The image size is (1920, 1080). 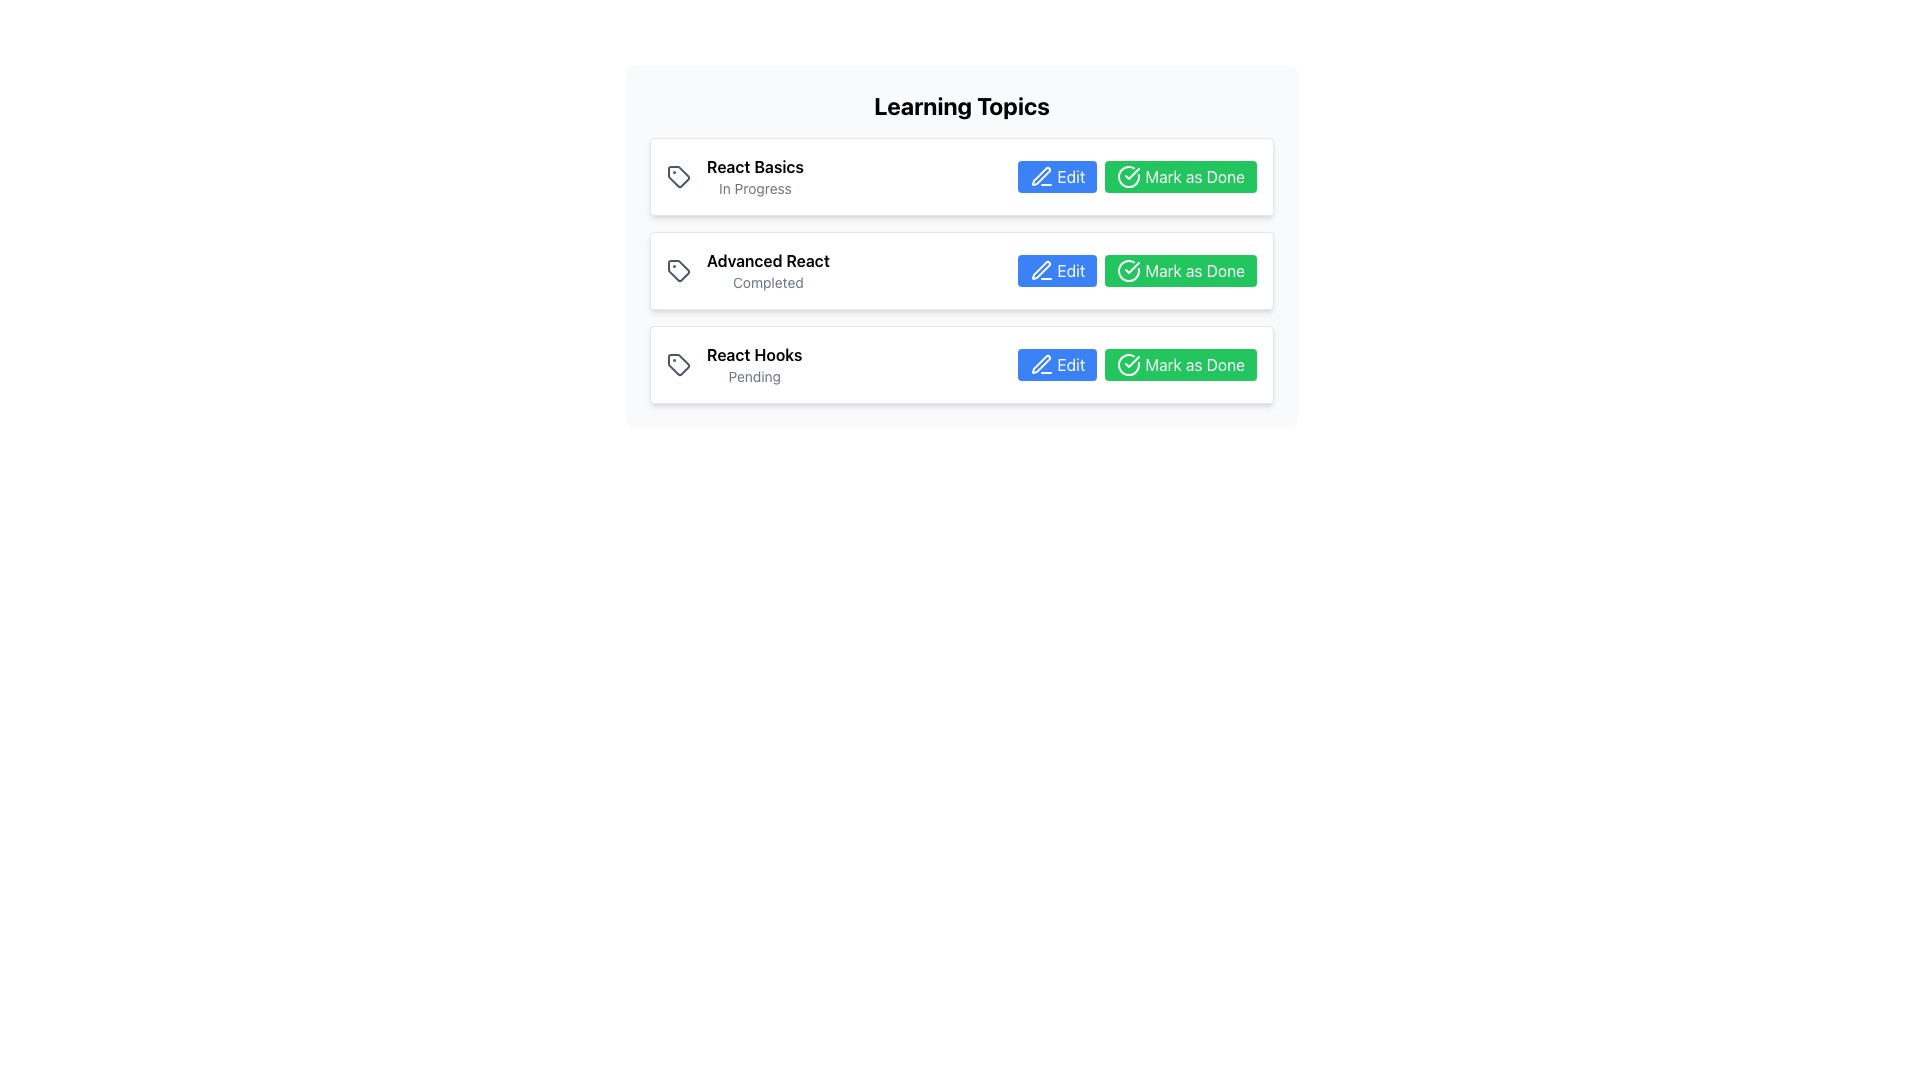 What do you see at coordinates (767, 270) in the screenshot?
I see `the text block displaying the title and status of a learning topic, located between 'React Basics' and 'React Hooks' in the 'Learning Topics' section` at bounding box center [767, 270].